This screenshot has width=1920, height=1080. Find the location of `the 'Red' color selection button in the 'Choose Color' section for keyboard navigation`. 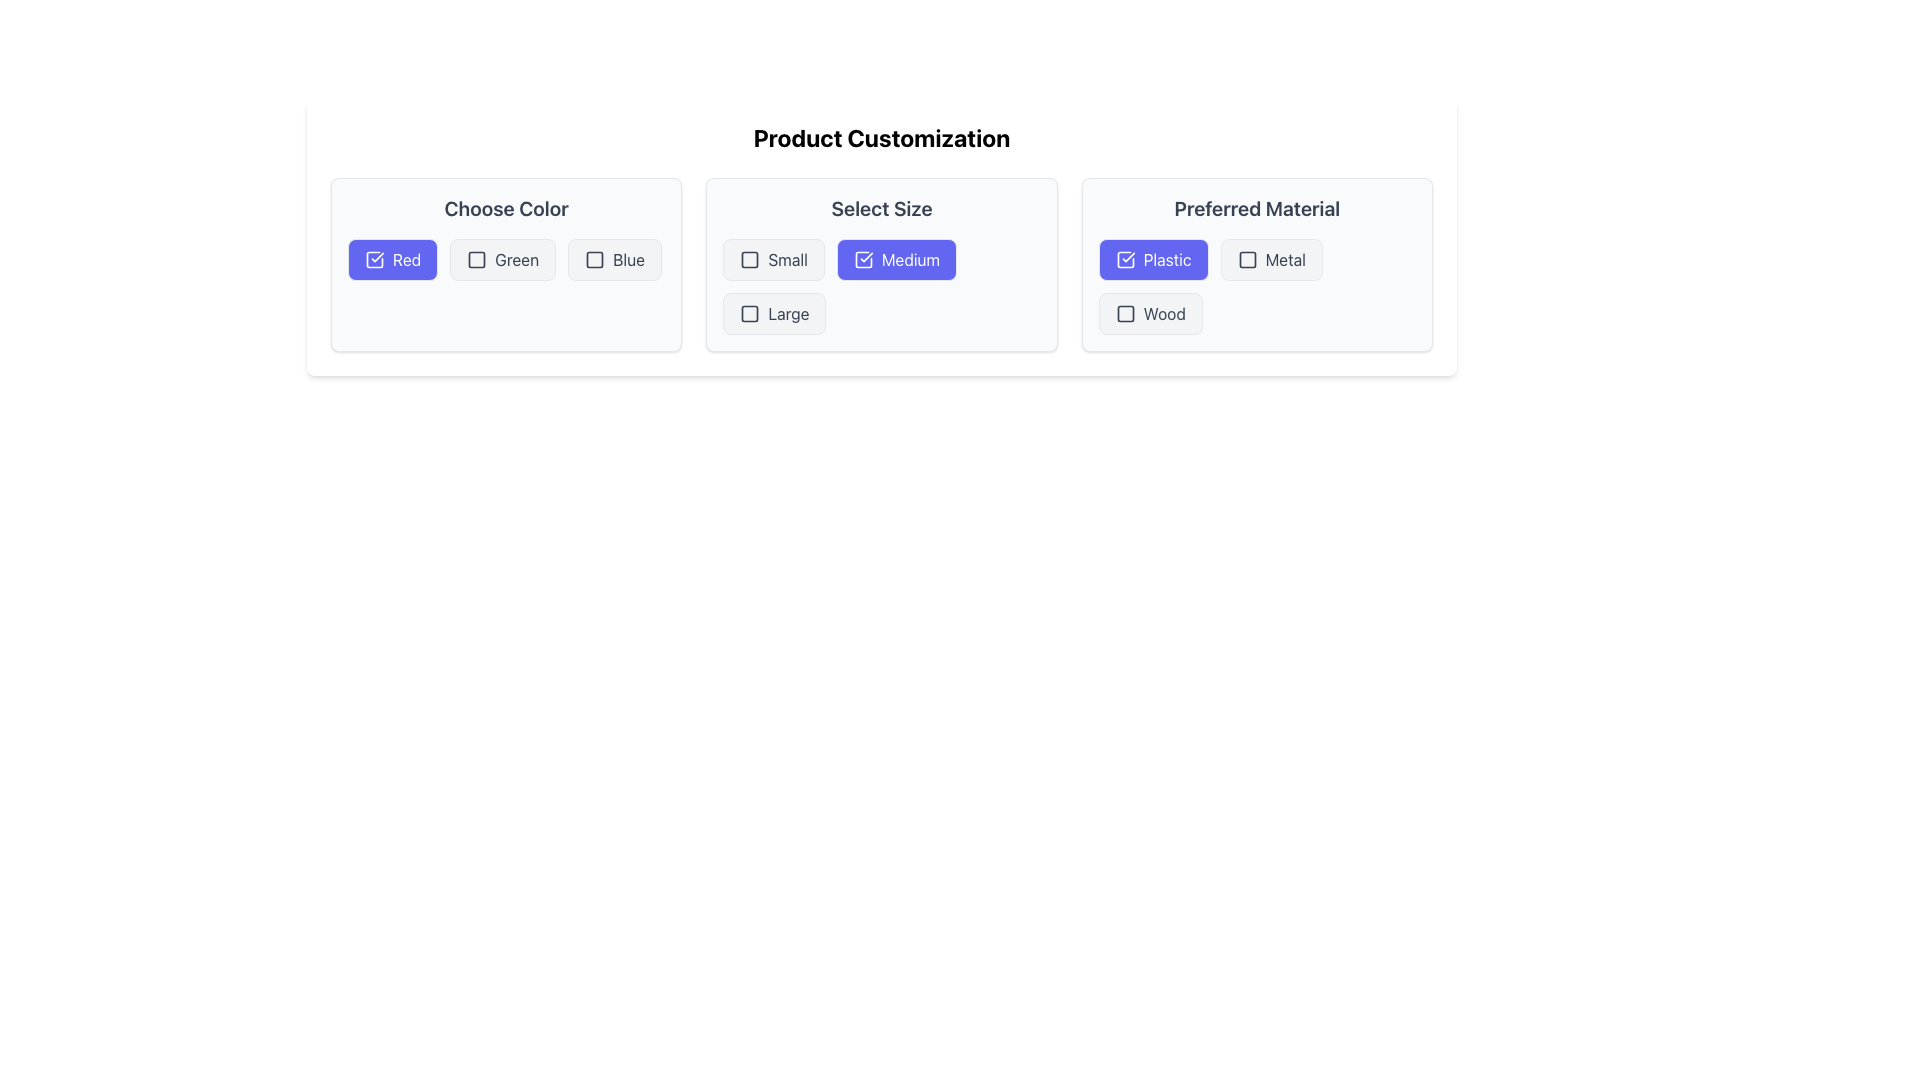

the 'Red' color selection button in the 'Choose Color' section for keyboard navigation is located at coordinates (393, 258).